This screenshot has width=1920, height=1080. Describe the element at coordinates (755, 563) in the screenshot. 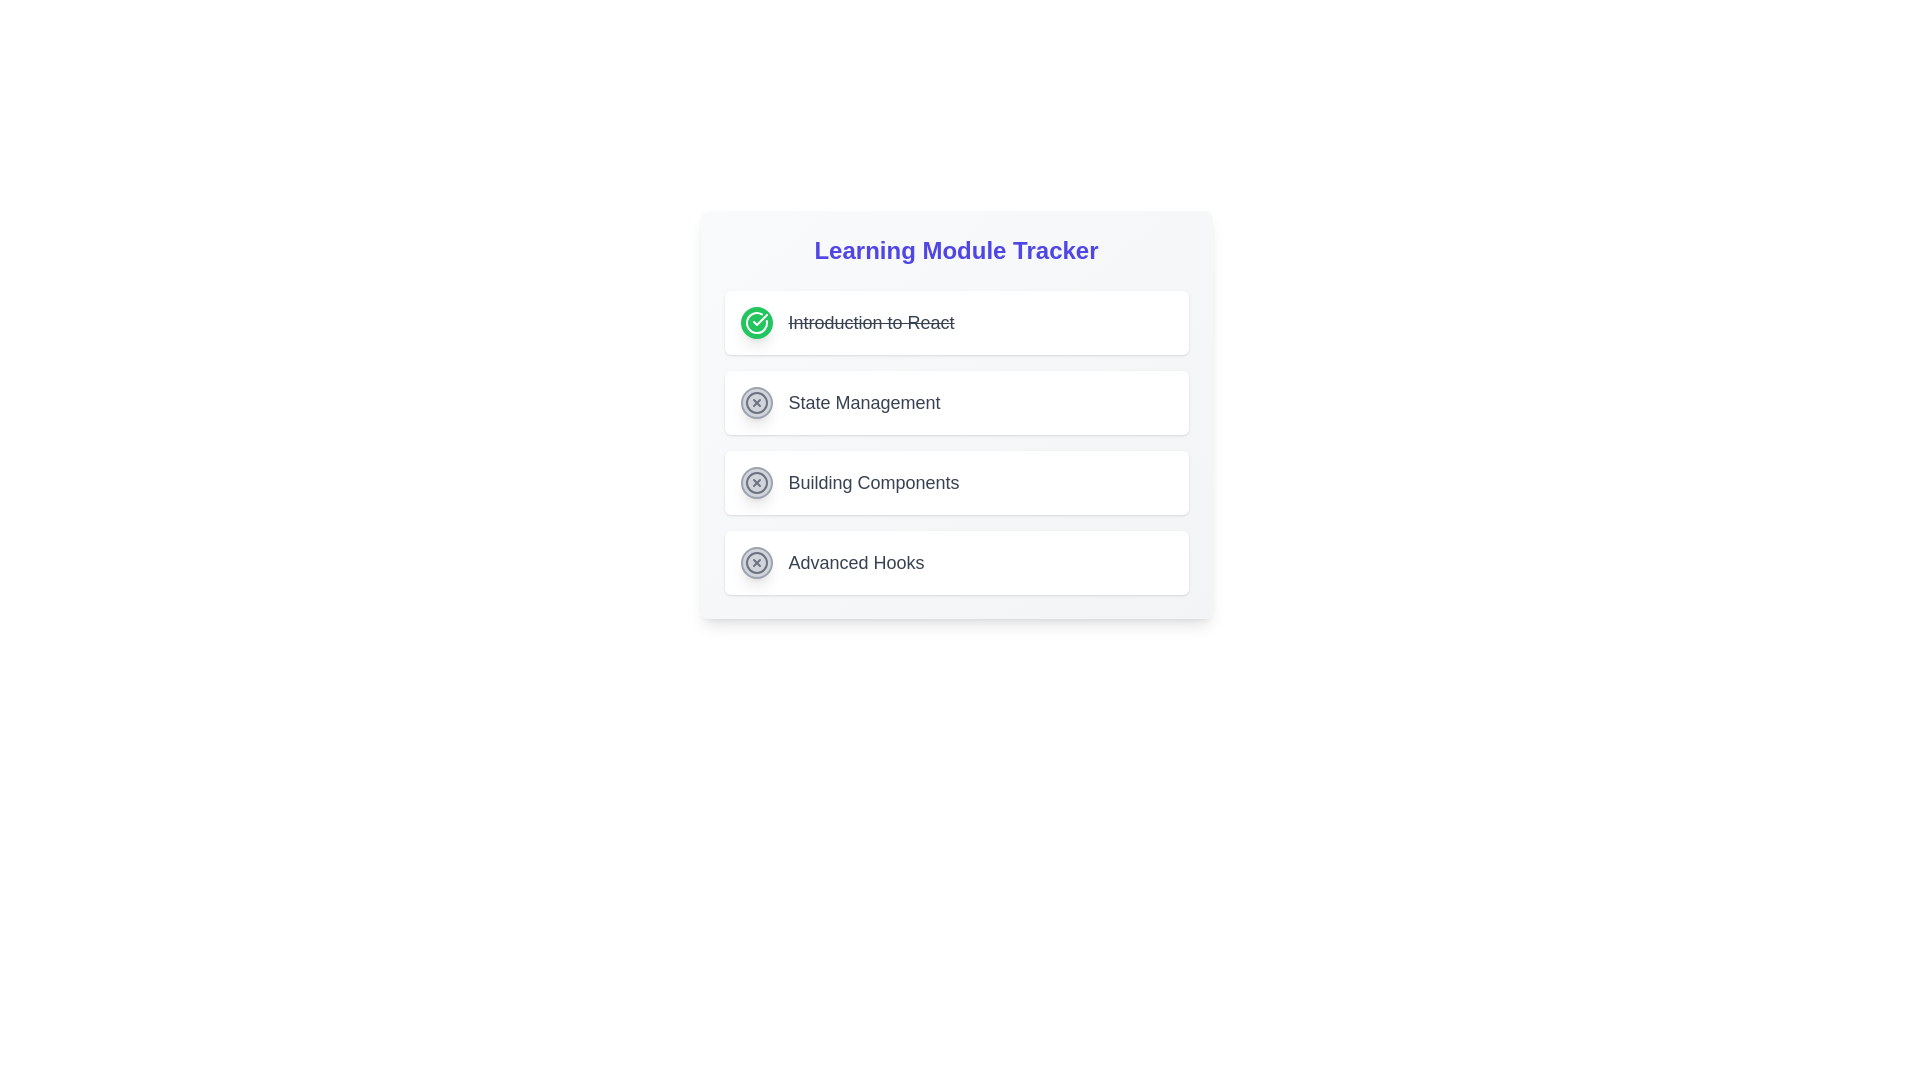

I see `the status indicator icon for 'Advanced Hooks', which is a circular icon with a gray outline and a gray cross symbol` at that location.